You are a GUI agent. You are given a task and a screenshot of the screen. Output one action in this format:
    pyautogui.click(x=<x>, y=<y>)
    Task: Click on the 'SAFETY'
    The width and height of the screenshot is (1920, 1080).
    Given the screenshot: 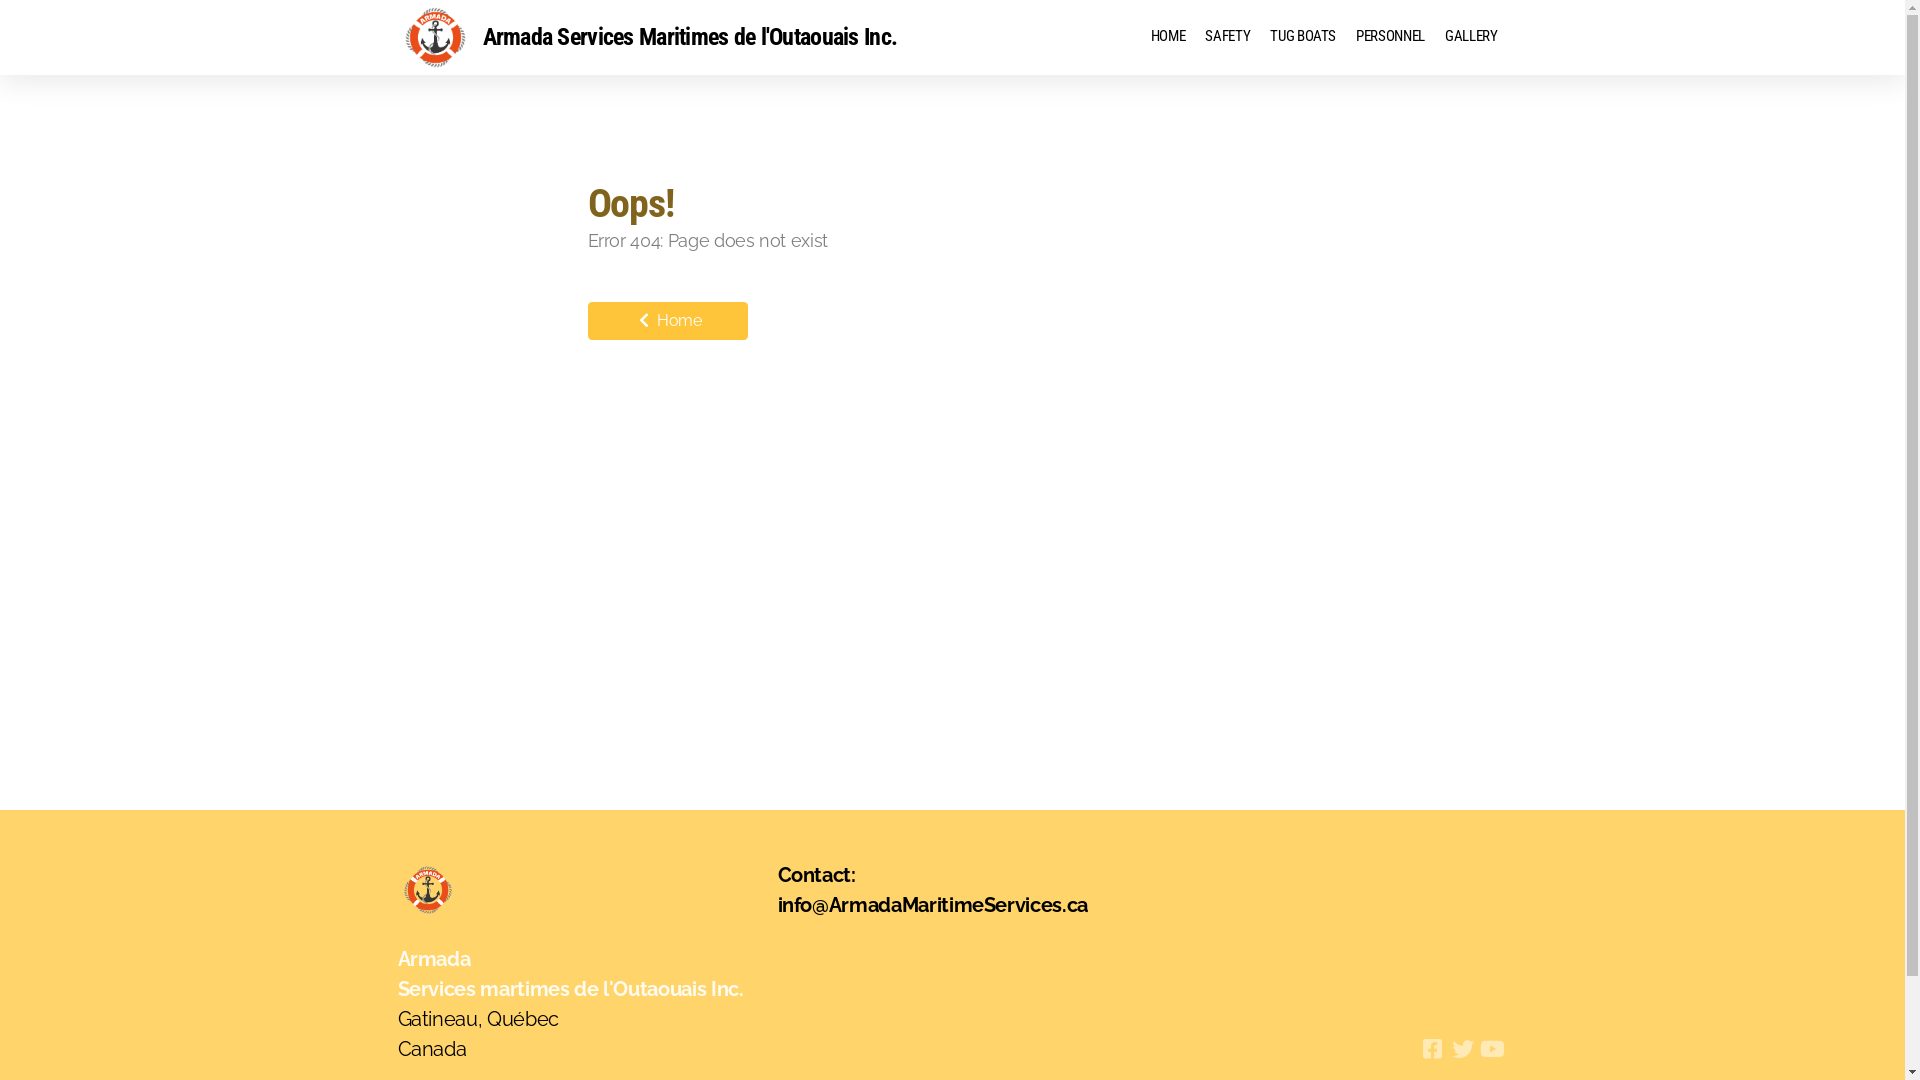 What is the action you would take?
    pyautogui.click(x=1226, y=37)
    